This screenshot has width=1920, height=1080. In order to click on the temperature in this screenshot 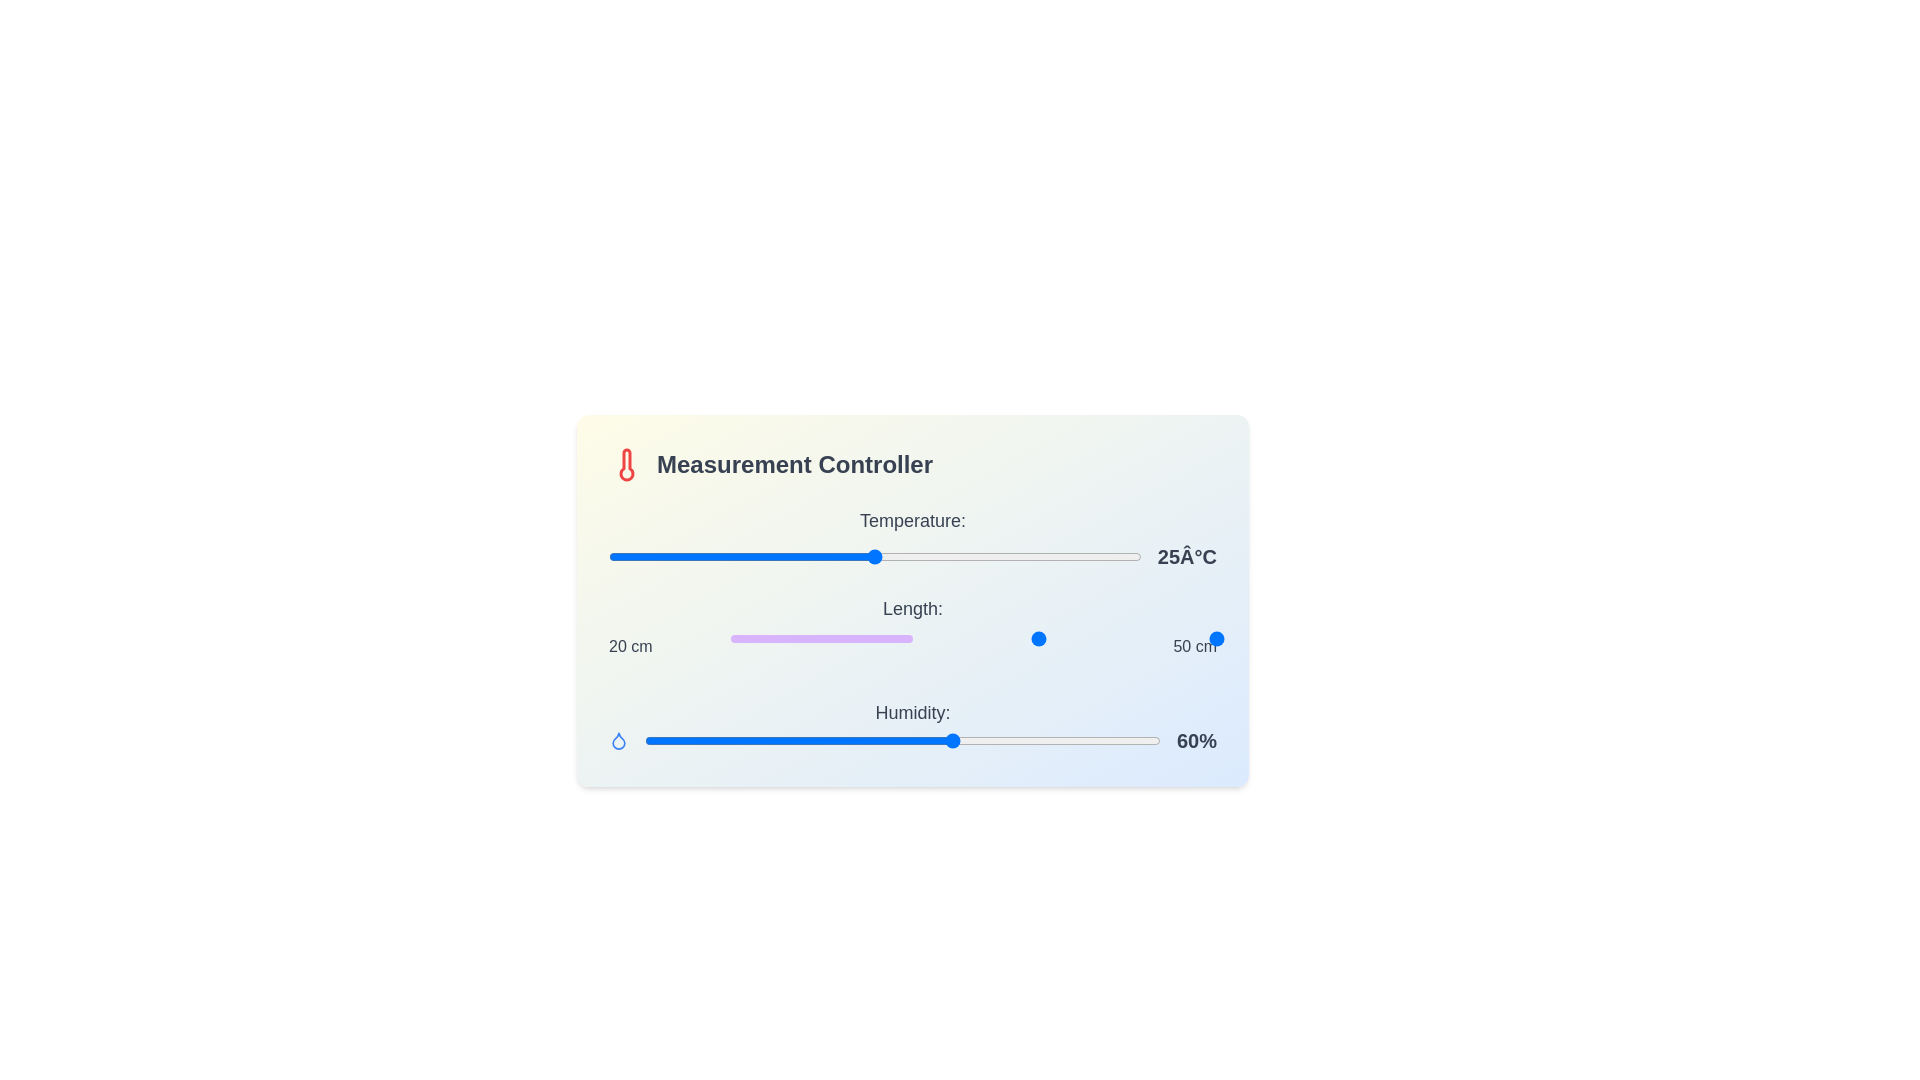, I will do `click(640, 556)`.